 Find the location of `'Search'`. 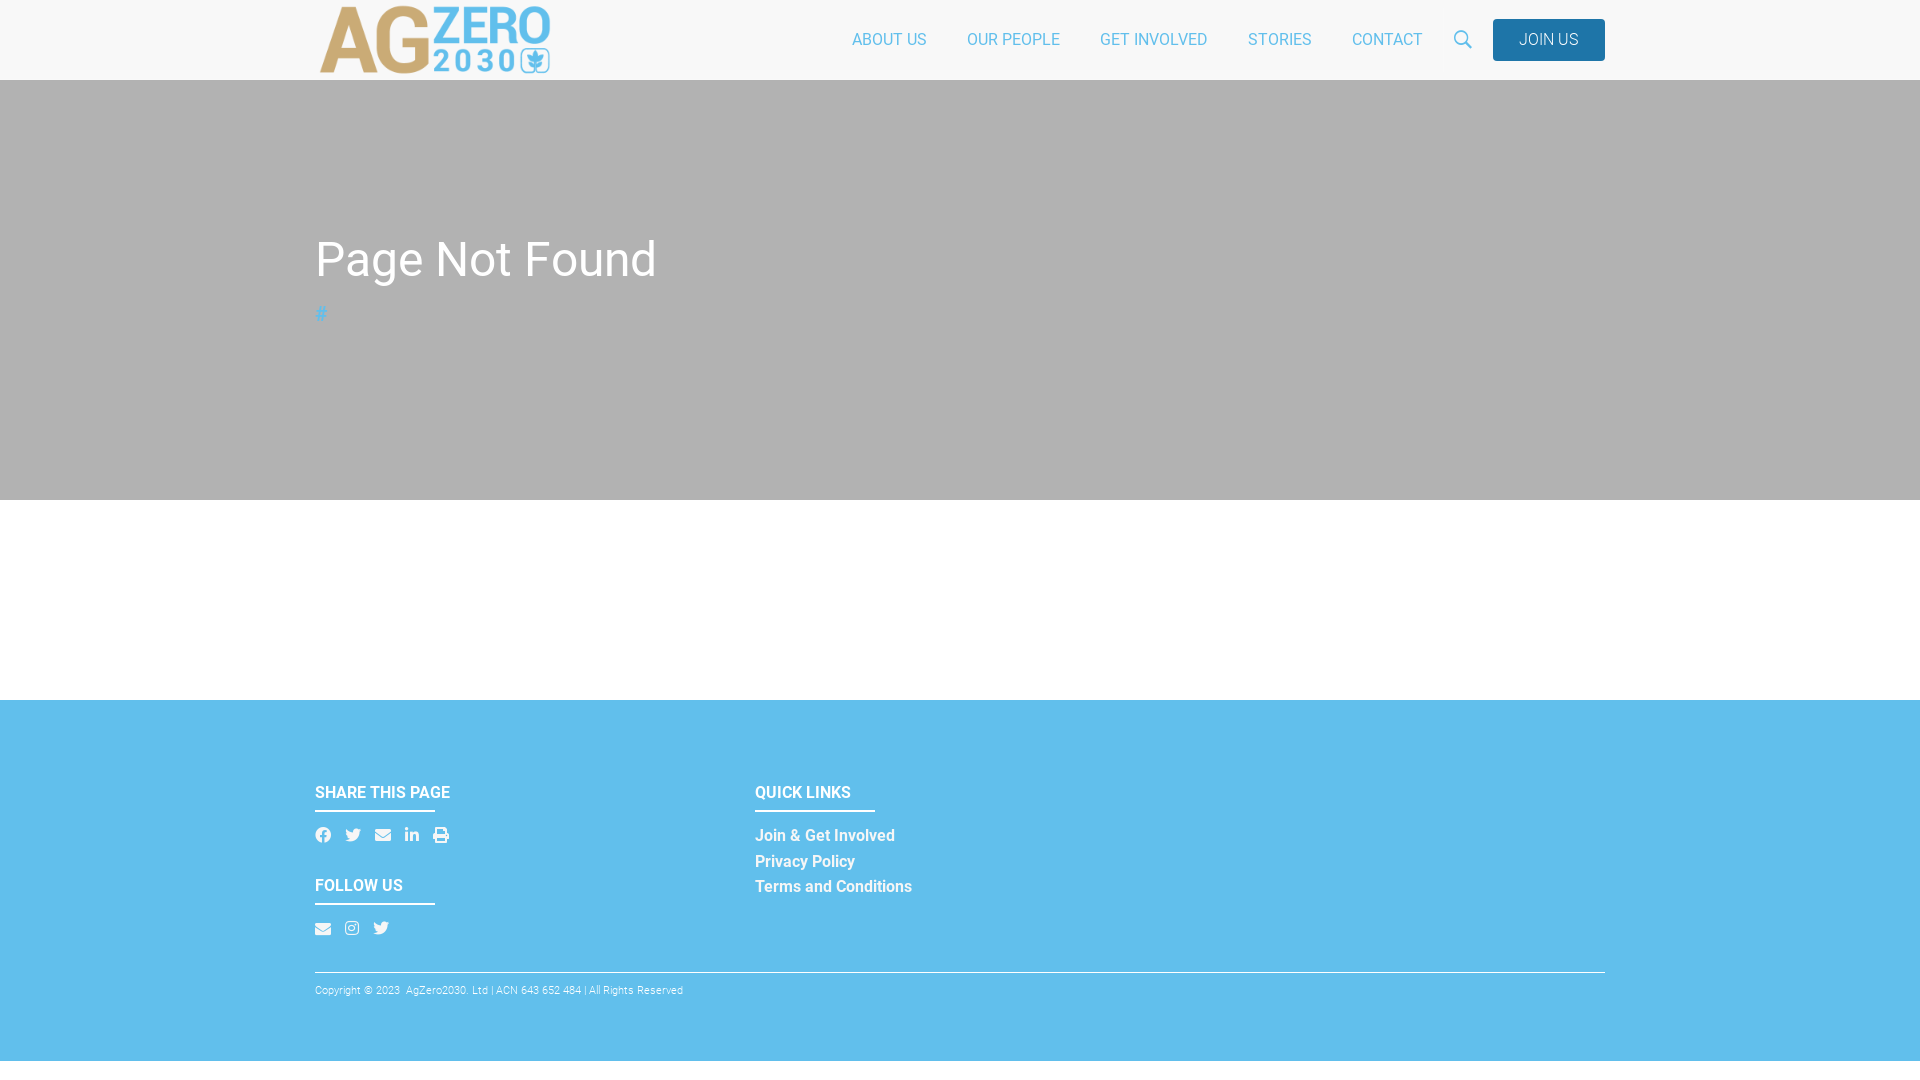

'Search' is located at coordinates (1559, 131).